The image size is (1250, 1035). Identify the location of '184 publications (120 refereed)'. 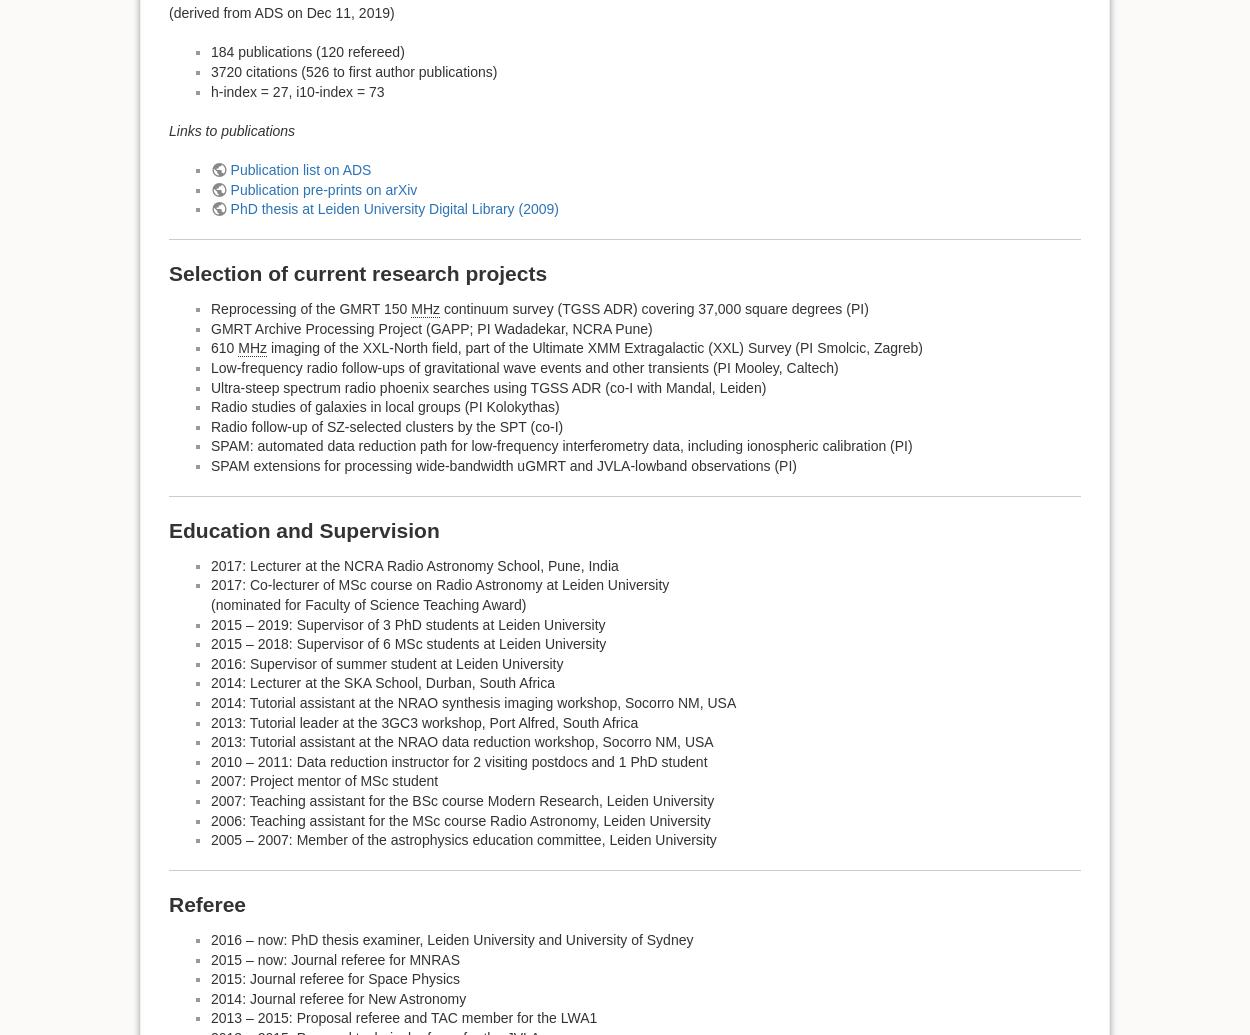
(307, 51).